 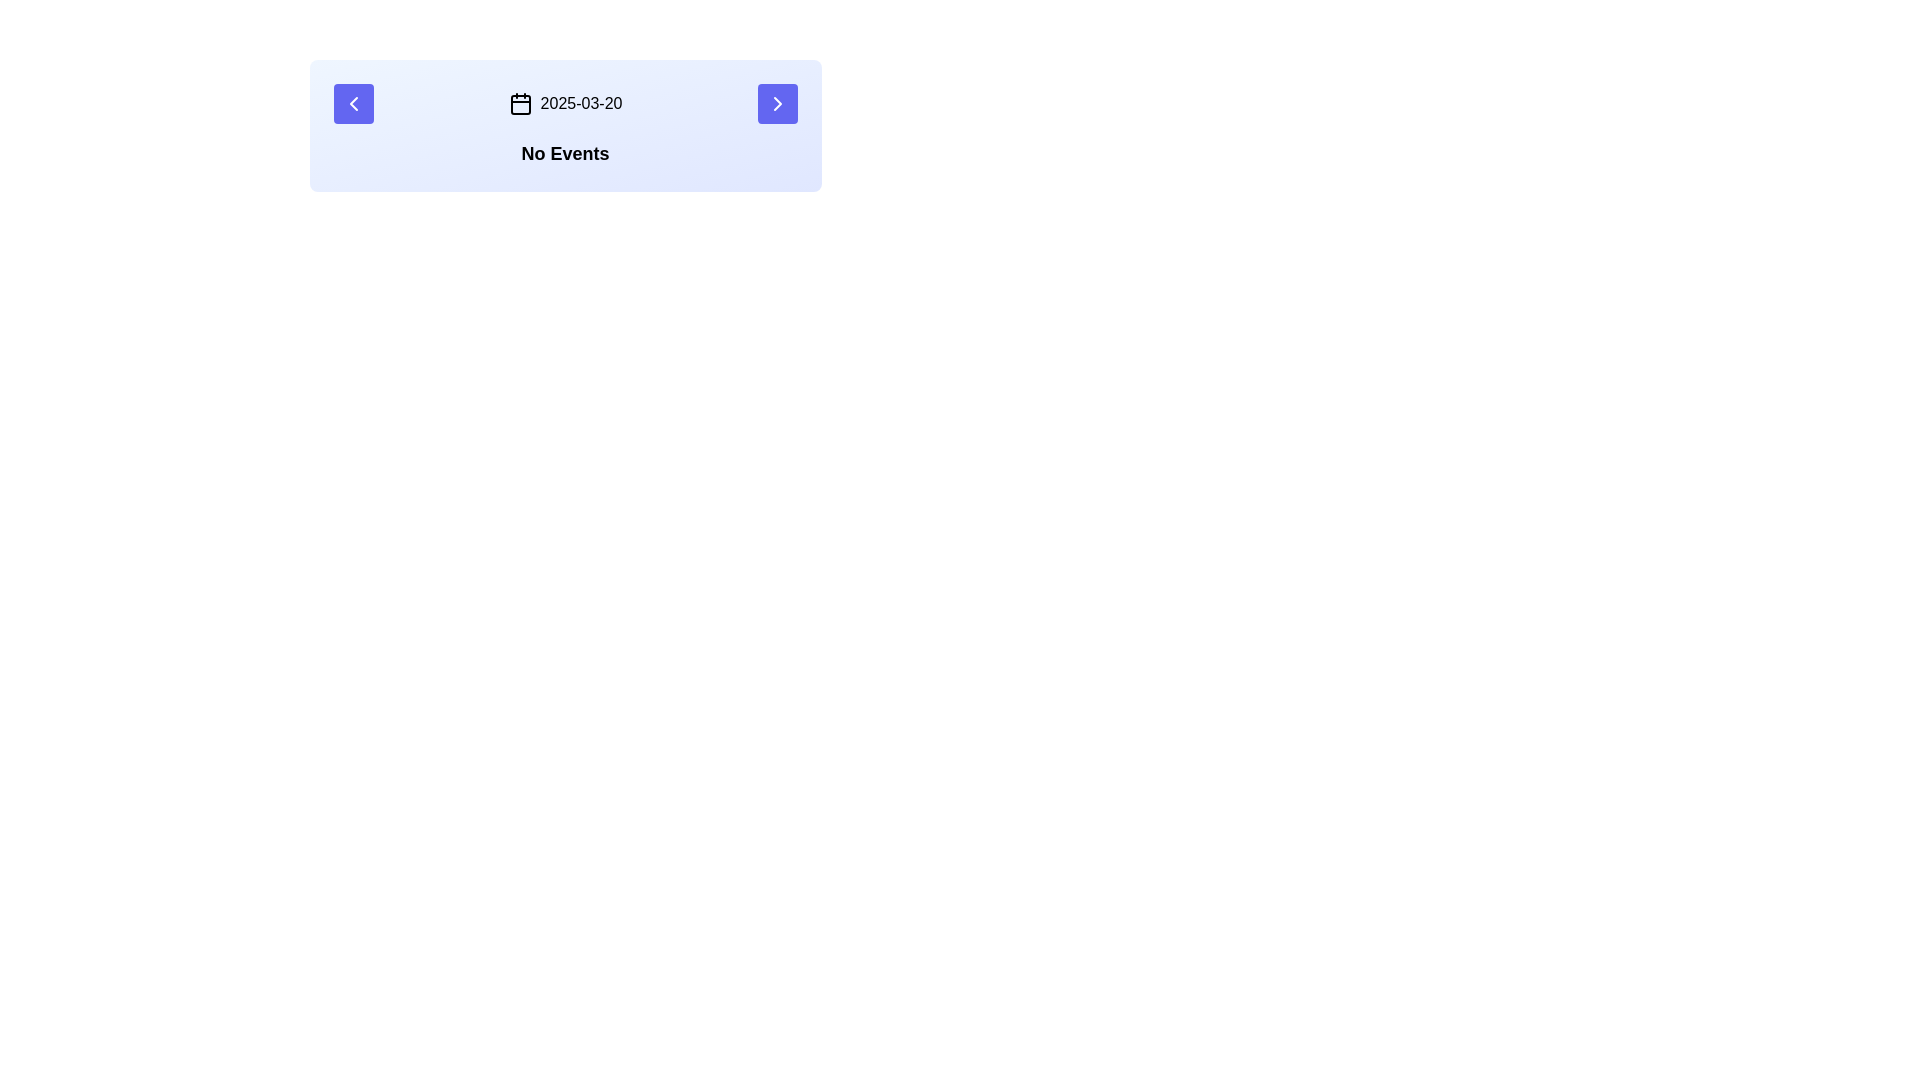 What do you see at coordinates (776, 104) in the screenshot?
I see `the rightward-pointing chevron icon within the blue button` at bounding box center [776, 104].